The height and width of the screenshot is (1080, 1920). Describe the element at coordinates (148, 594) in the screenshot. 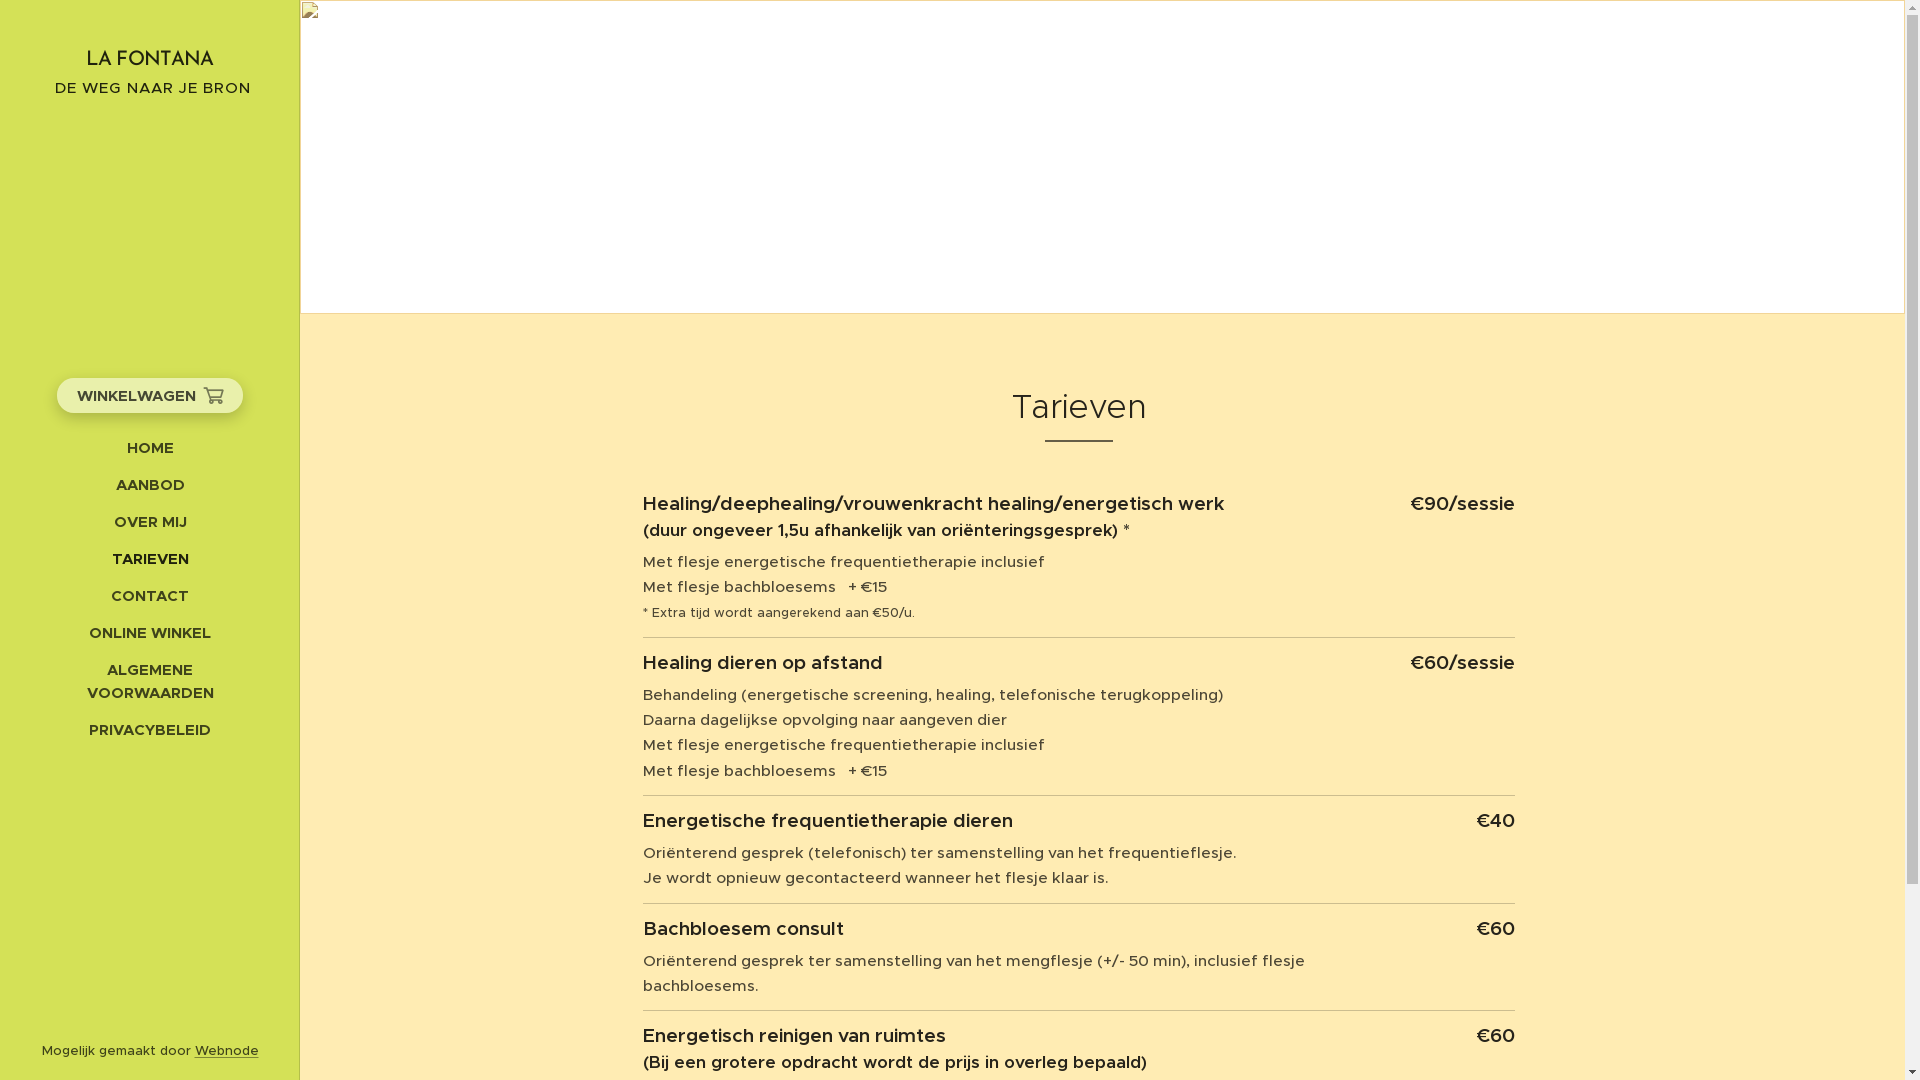

I see `'CONTACT'` at that location.